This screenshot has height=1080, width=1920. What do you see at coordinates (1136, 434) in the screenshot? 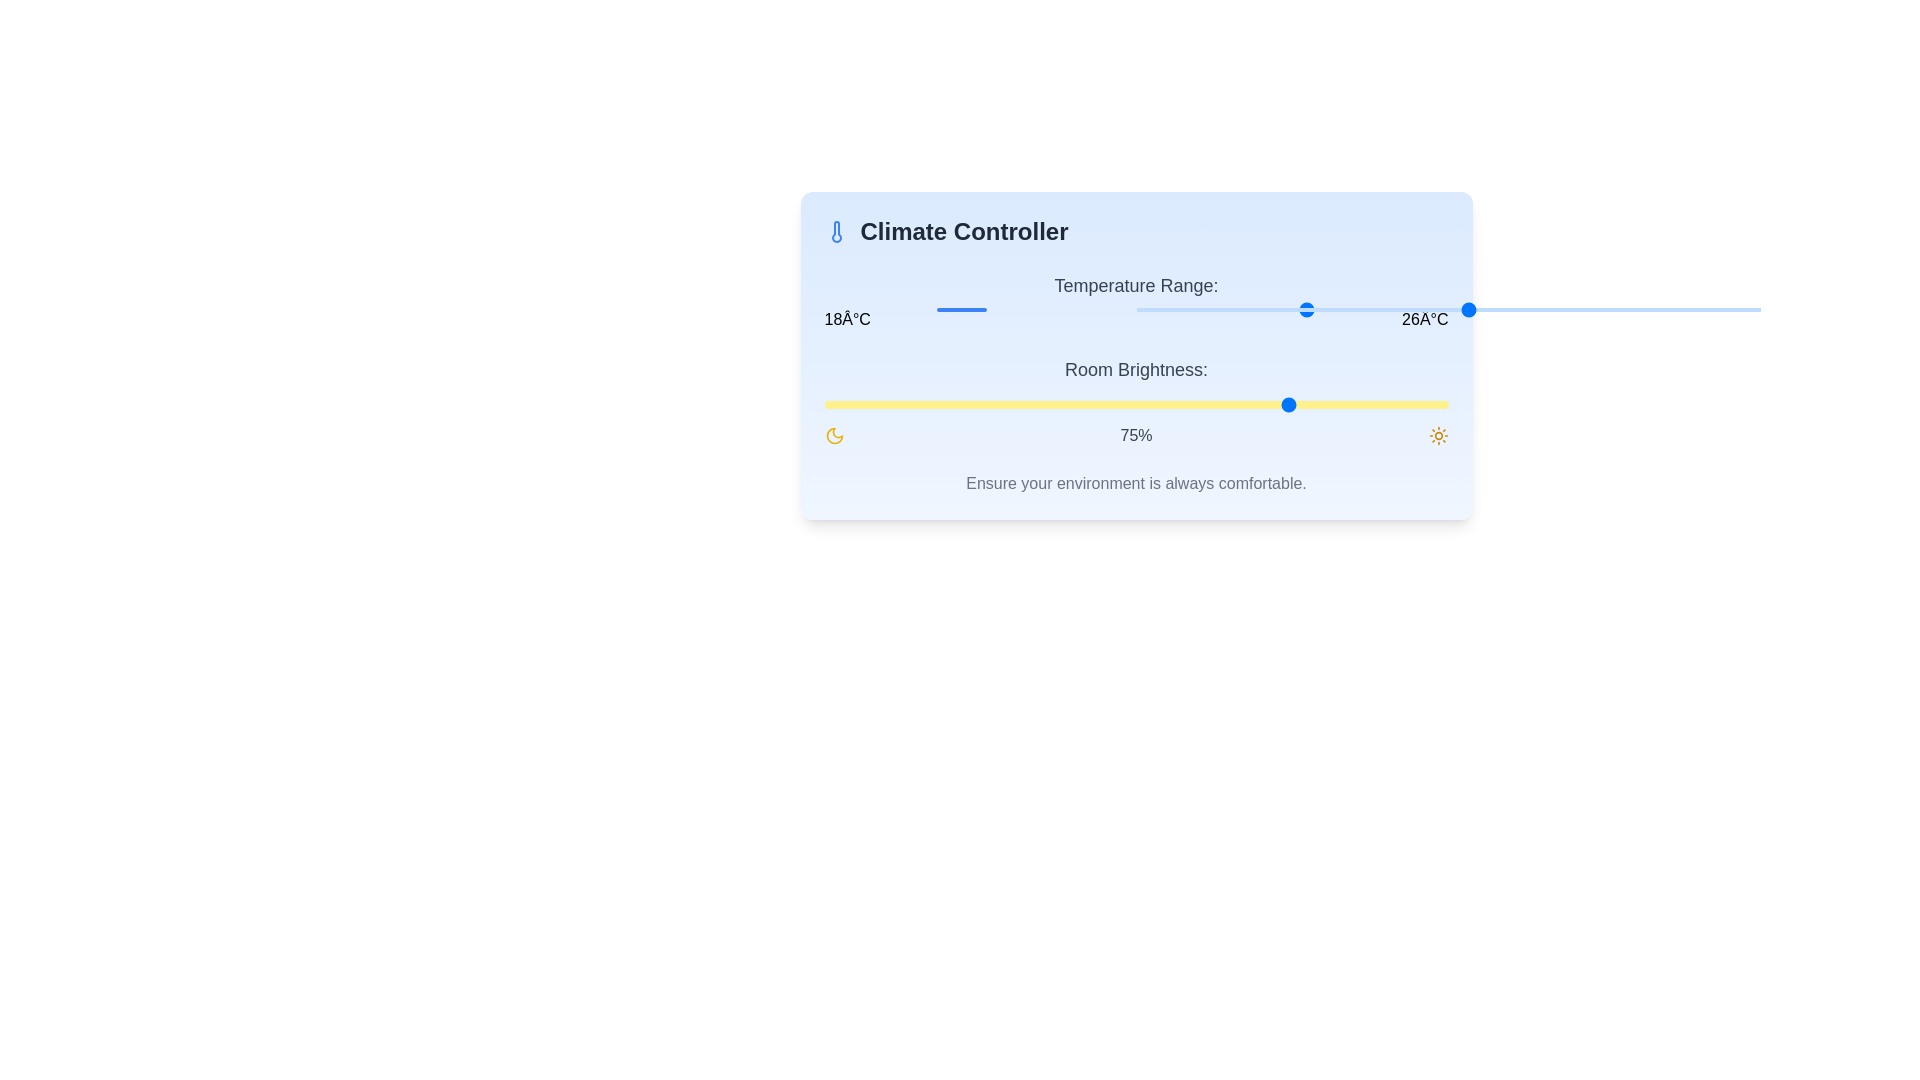
I see `the brightness level label, which displays the current brightness percentage, located in the 'Room Brightness' section between the moon and sun symbols` at bounding box center [1136, 434].